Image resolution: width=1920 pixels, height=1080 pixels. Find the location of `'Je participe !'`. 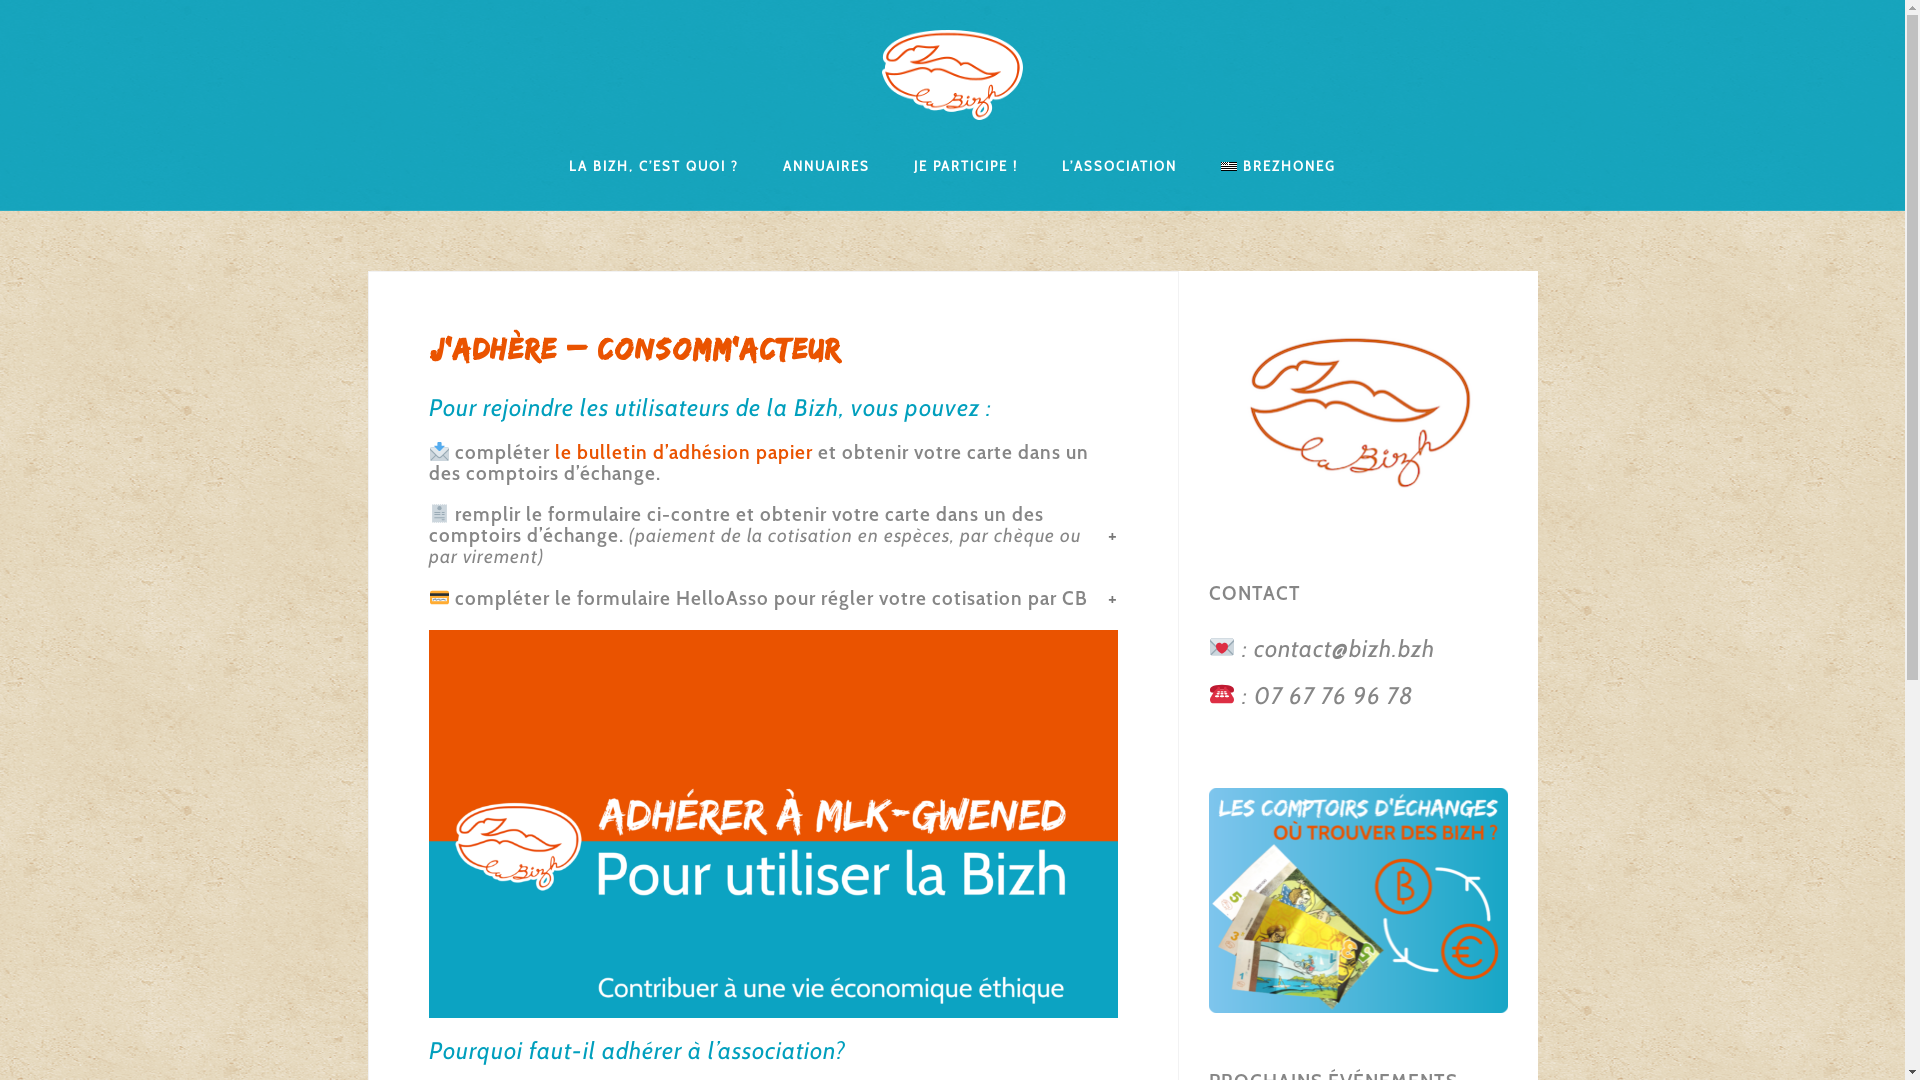

'Je participe !' is located at coordinates (965, 164).